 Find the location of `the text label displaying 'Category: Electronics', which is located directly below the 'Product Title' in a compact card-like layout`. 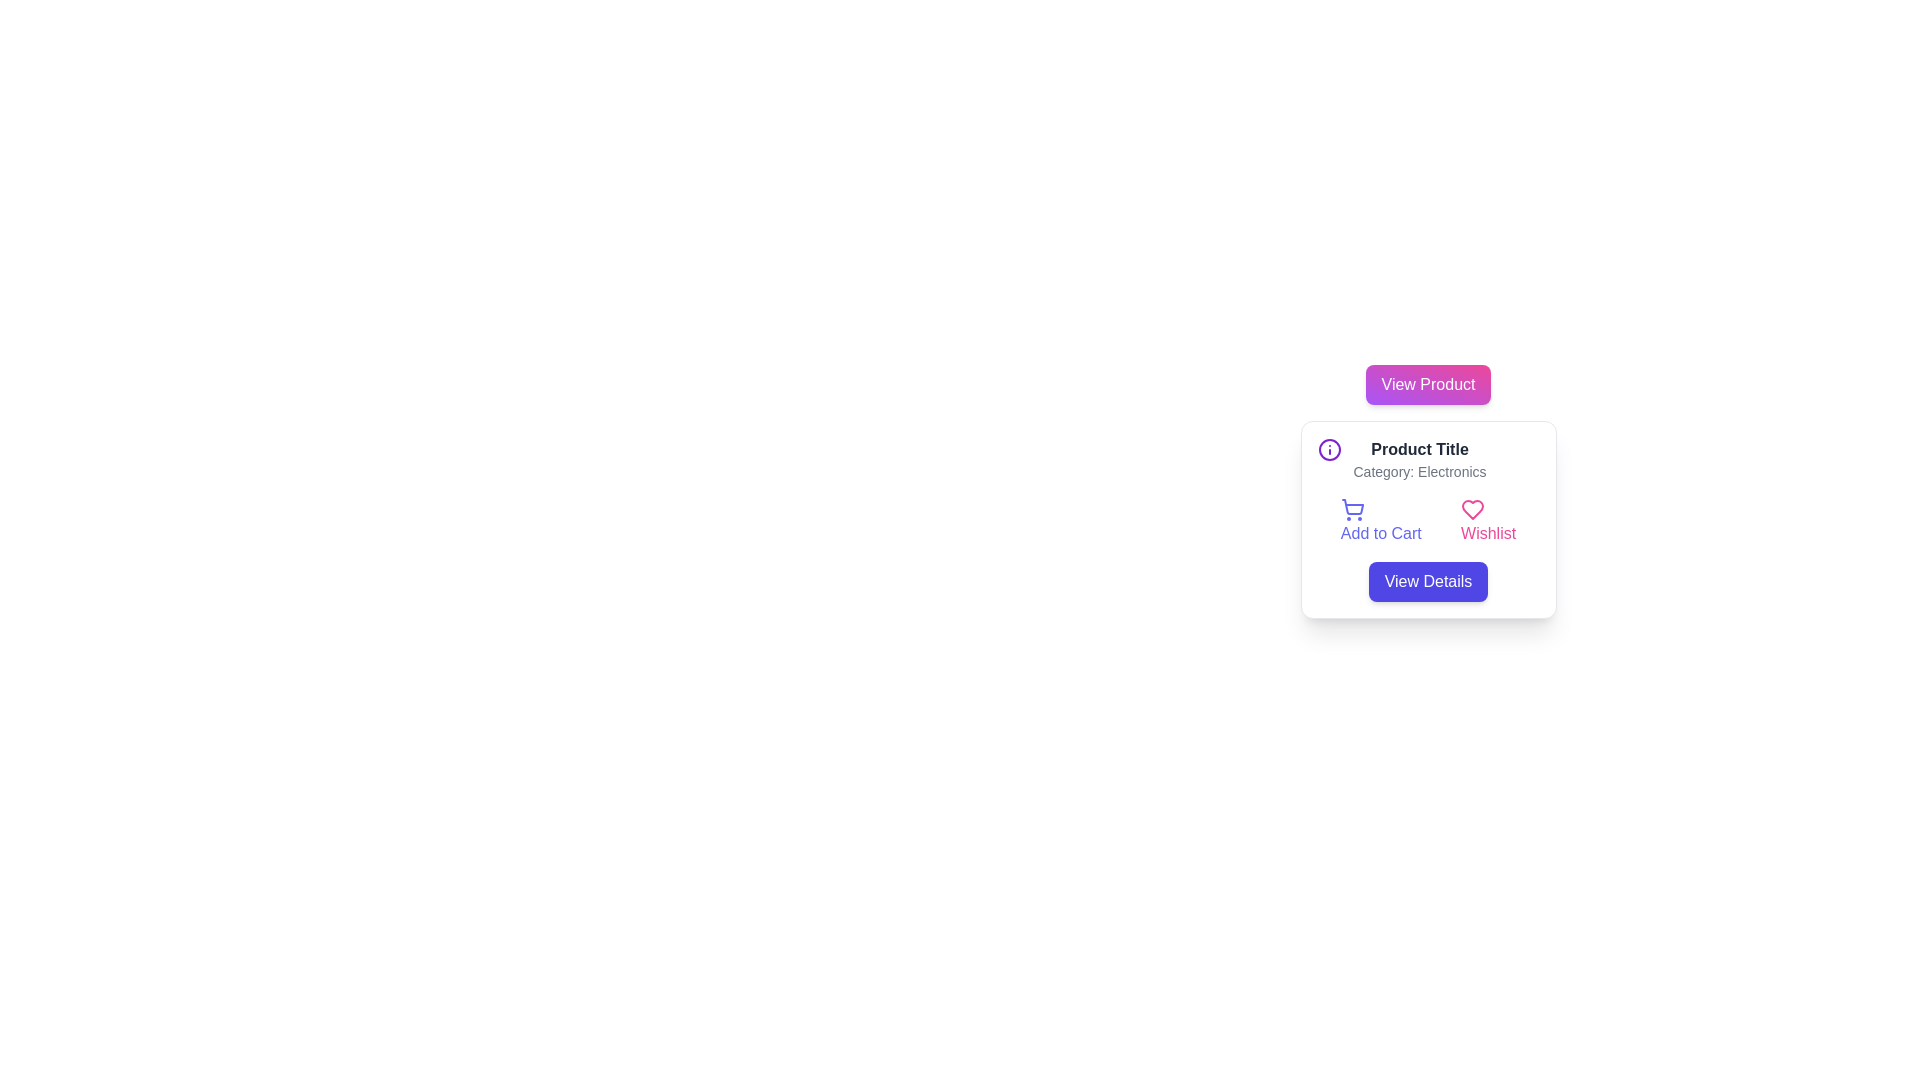

the text label displaying 'Category: Electronics', which is located directly below the 'Product Title' in a compact card-like layout is located at coordinates (1419, 471).